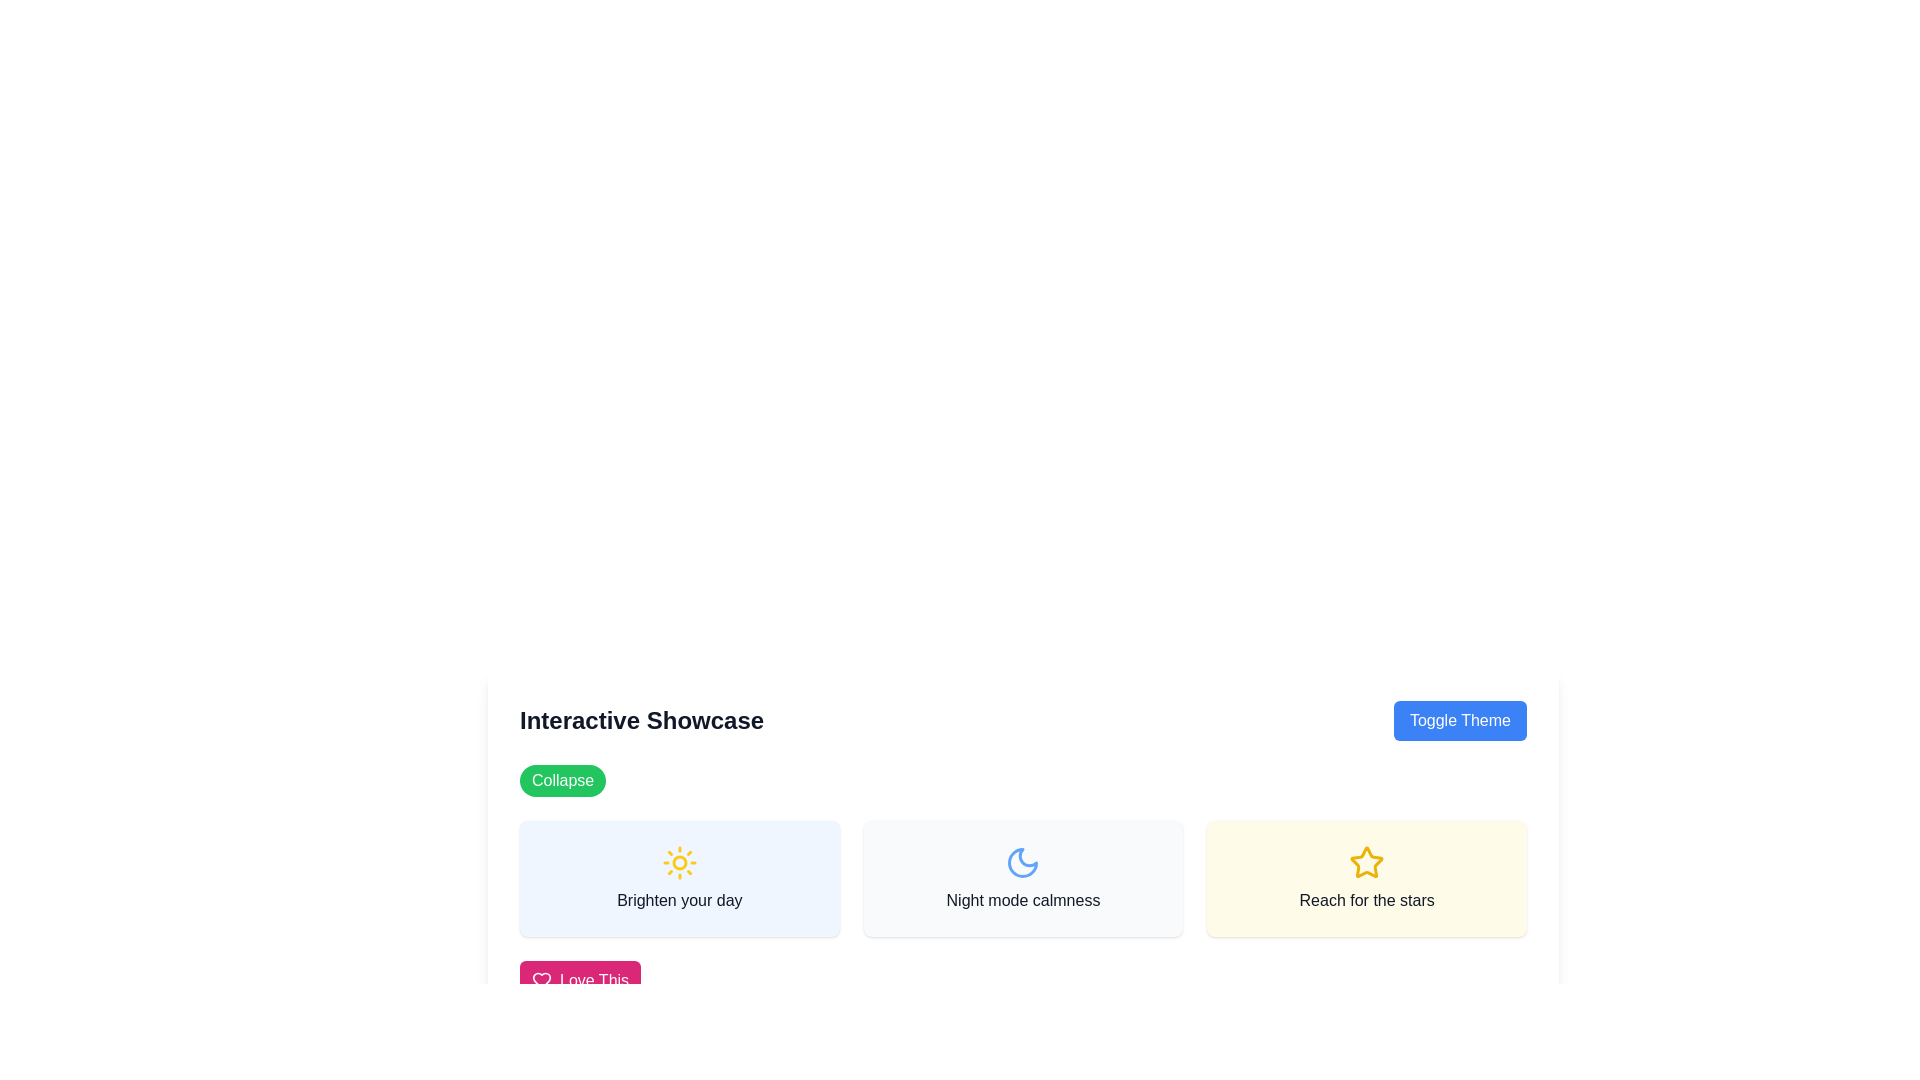 This screenshot has height=1080, width=1920. What do you see at coordinates (1366, 878) in the screenshot?
I see `the motivational text label and star icon displayed inside the card, which is the third item in a row of cards in the grid layout` at bounding box center [1366, 878].